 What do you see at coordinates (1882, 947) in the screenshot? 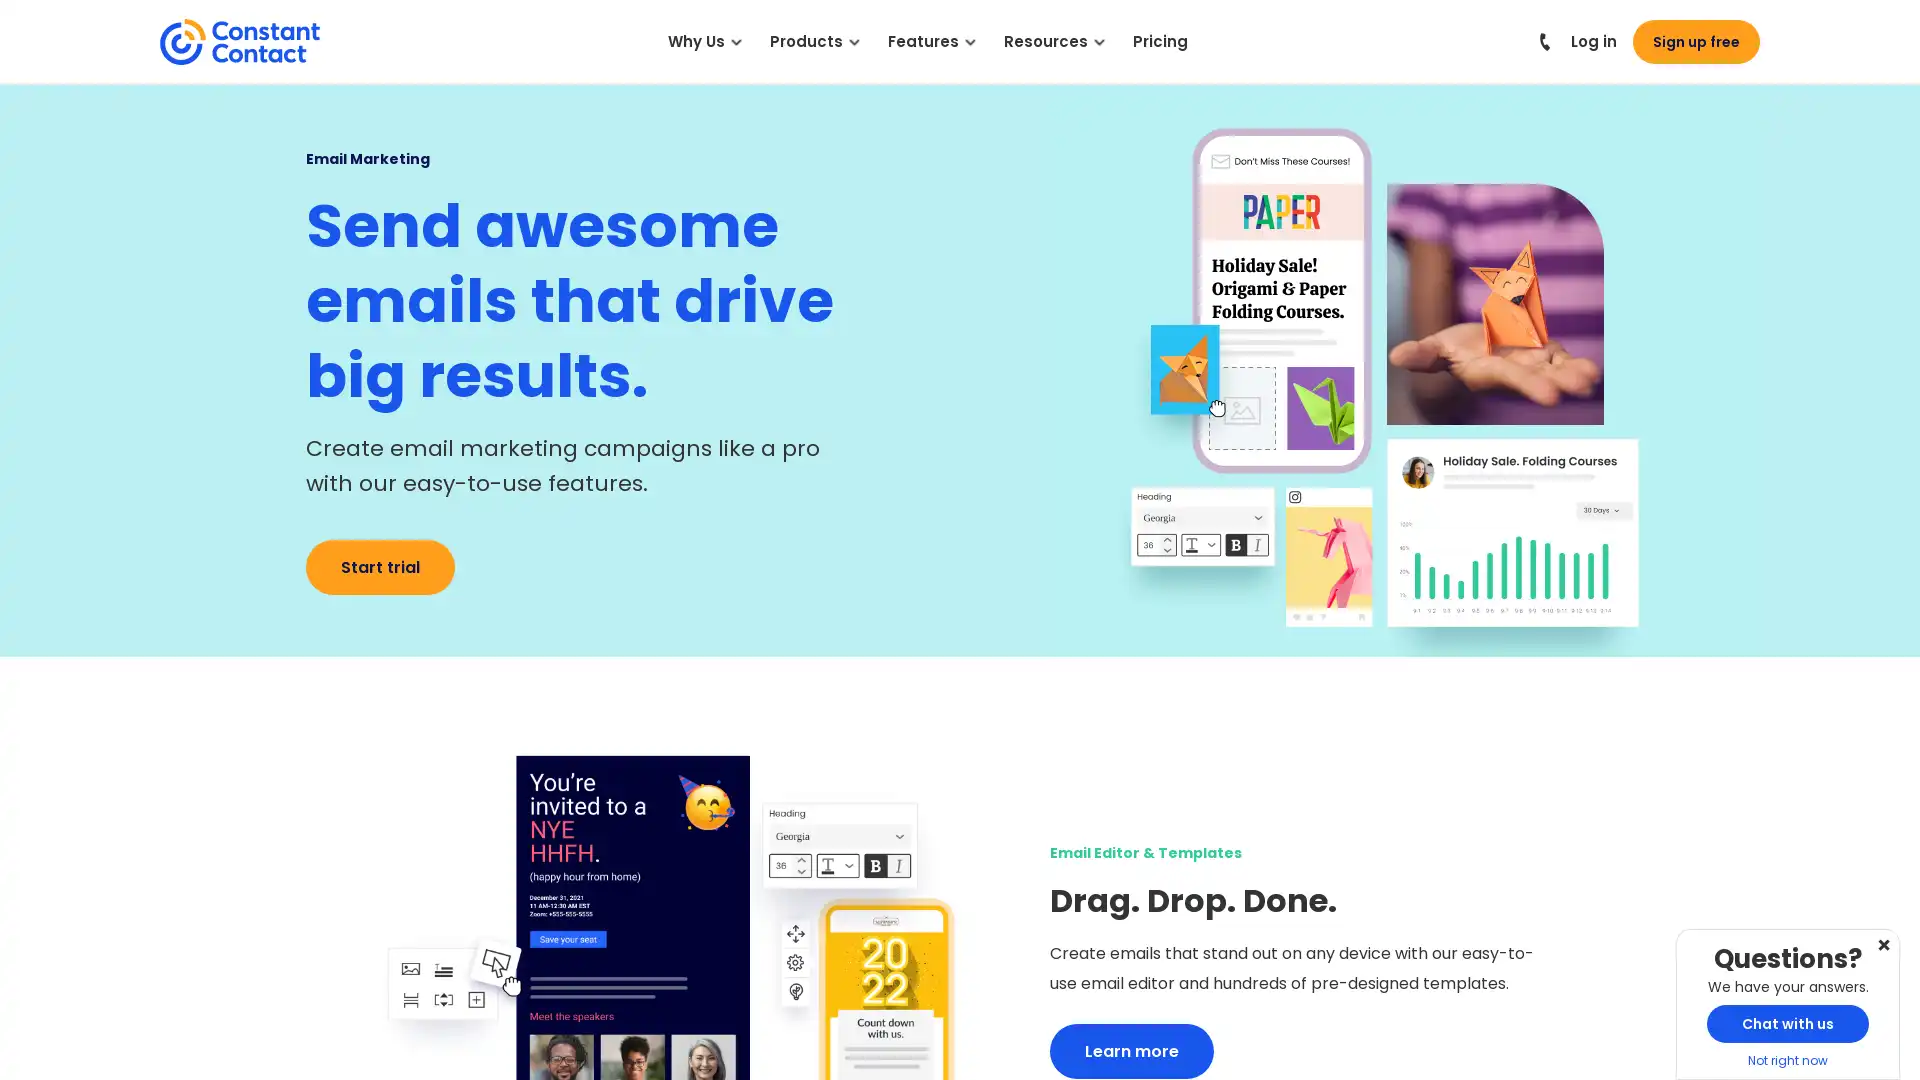
I see `Not right now` at bounding box center [1882, 947].